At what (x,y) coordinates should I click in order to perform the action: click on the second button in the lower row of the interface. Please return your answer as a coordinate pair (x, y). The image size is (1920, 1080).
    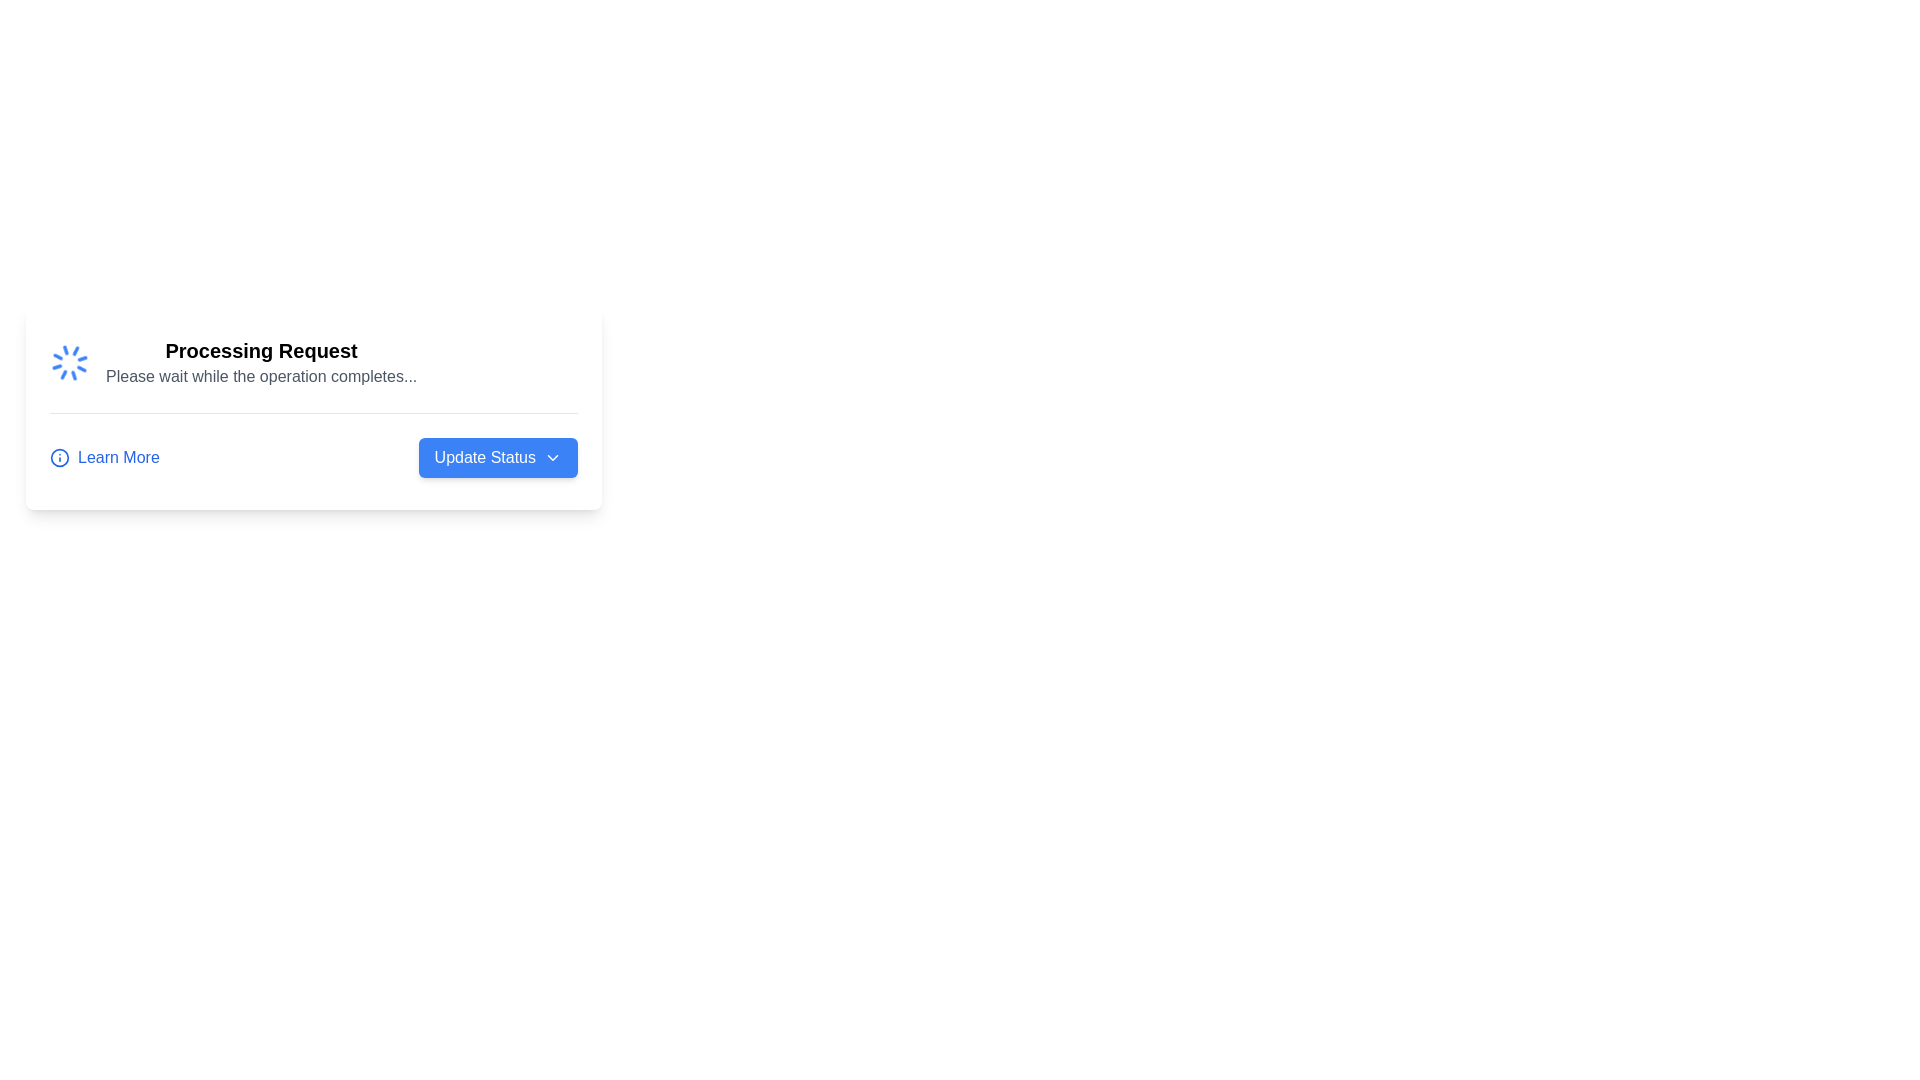
    Looking at the image, I should click on (498, 458).